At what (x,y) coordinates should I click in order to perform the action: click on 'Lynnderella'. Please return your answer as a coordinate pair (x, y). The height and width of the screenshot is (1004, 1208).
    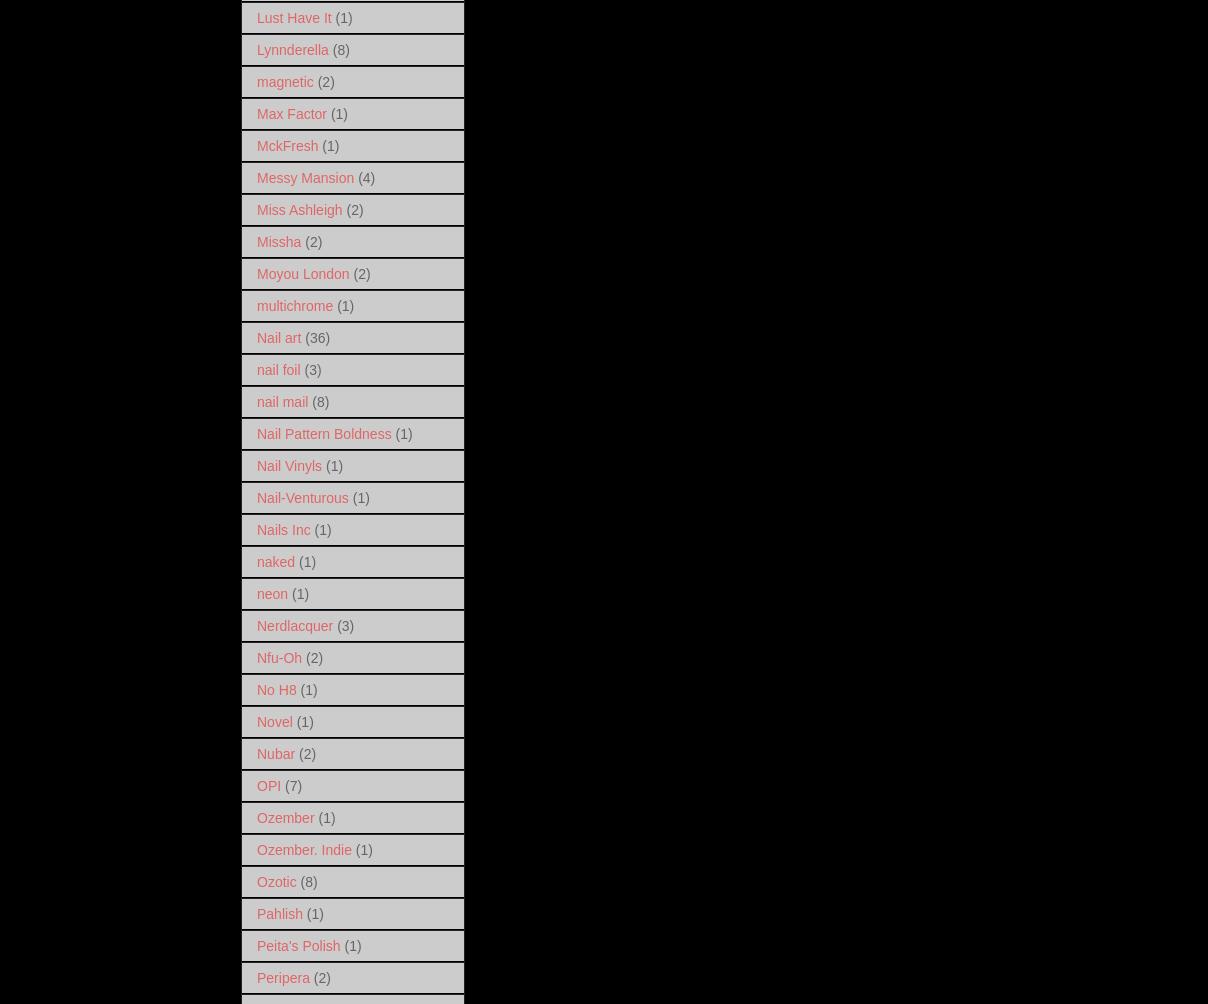
    Looking at the image, I should click on (292, 48).